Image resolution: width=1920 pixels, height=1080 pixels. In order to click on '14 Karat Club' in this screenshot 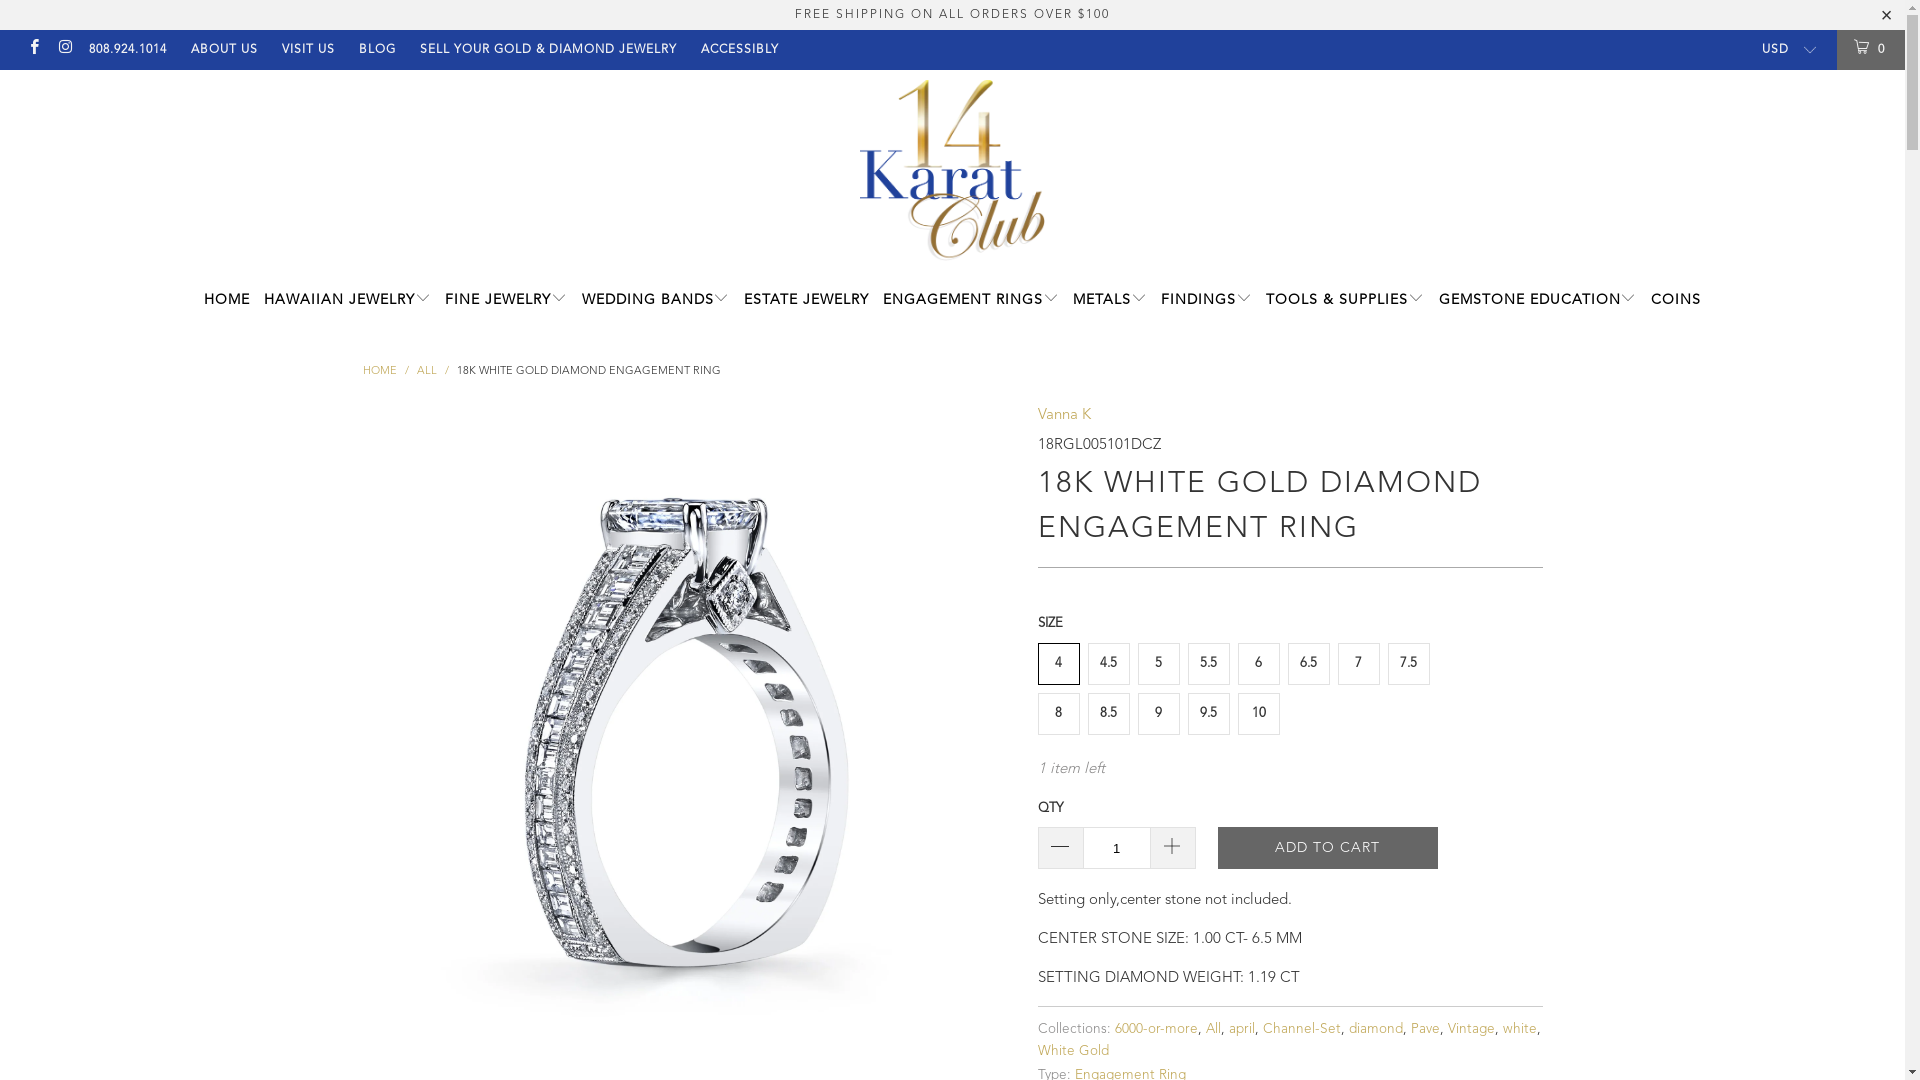, I will do `click(951, 169)`.